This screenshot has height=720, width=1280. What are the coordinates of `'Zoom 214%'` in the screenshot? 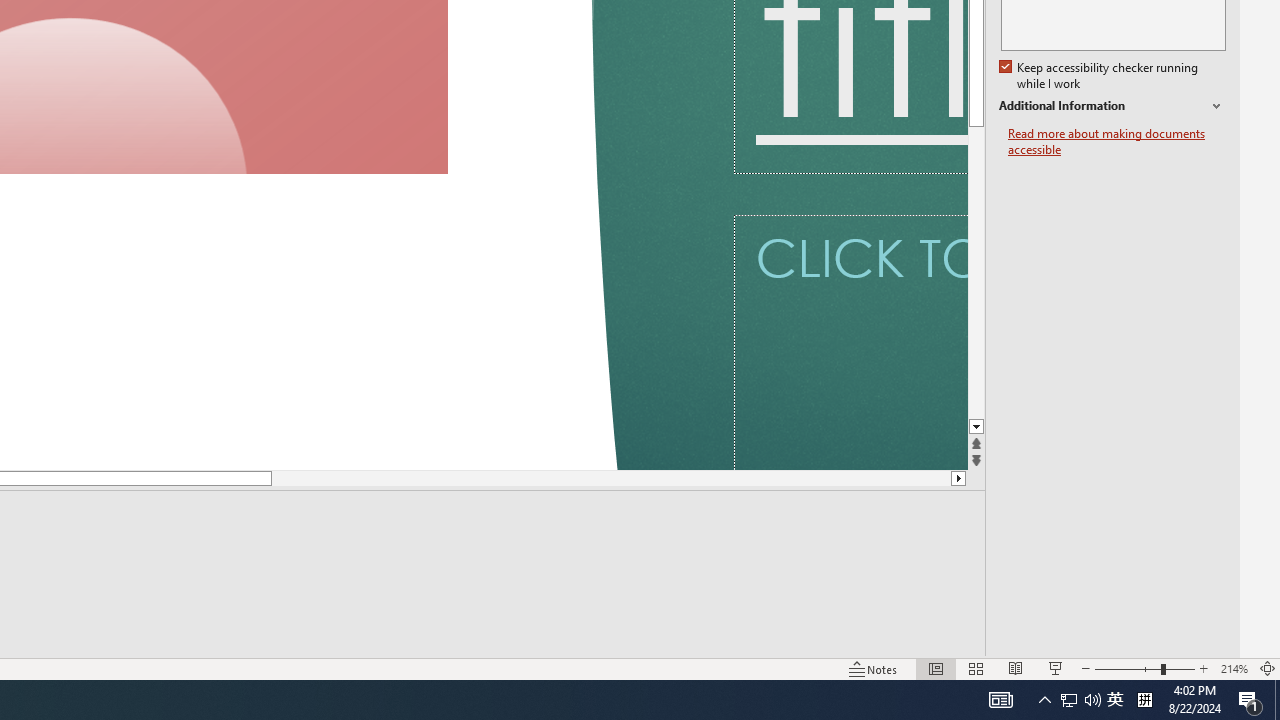 It's located at (1233, 669).